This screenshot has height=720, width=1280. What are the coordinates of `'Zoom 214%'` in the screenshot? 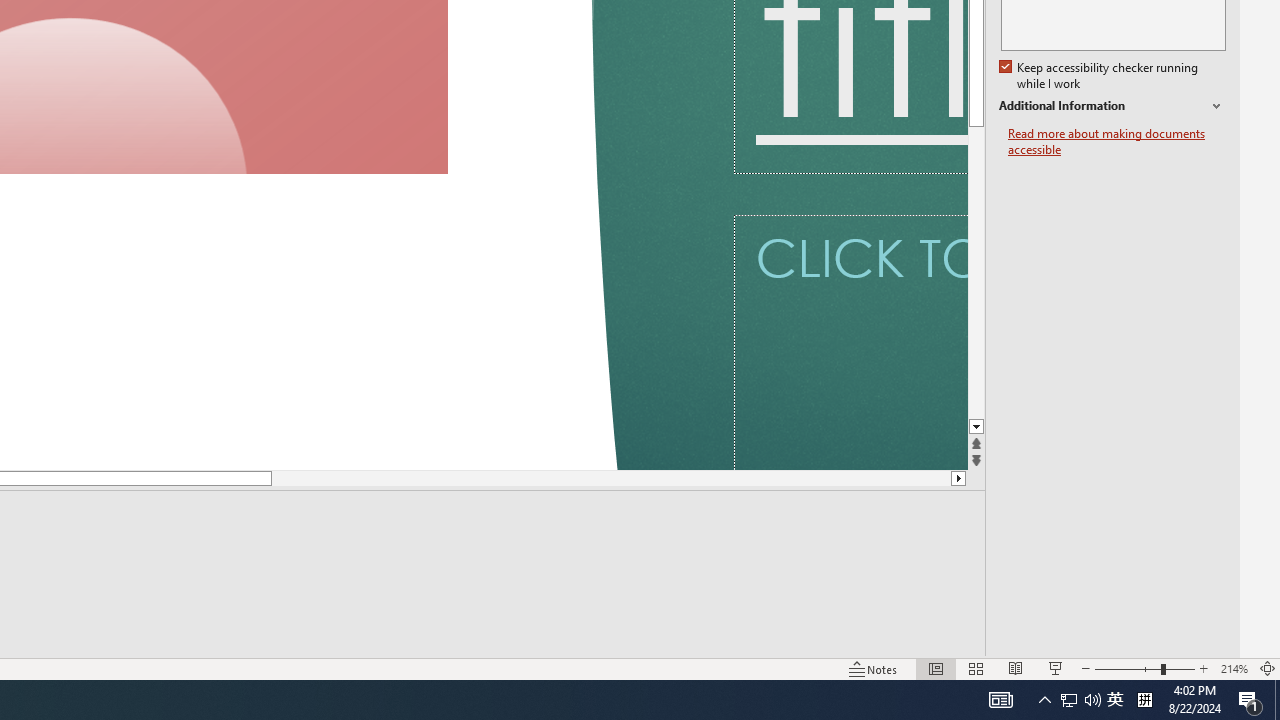 It's located at (1233, 669).